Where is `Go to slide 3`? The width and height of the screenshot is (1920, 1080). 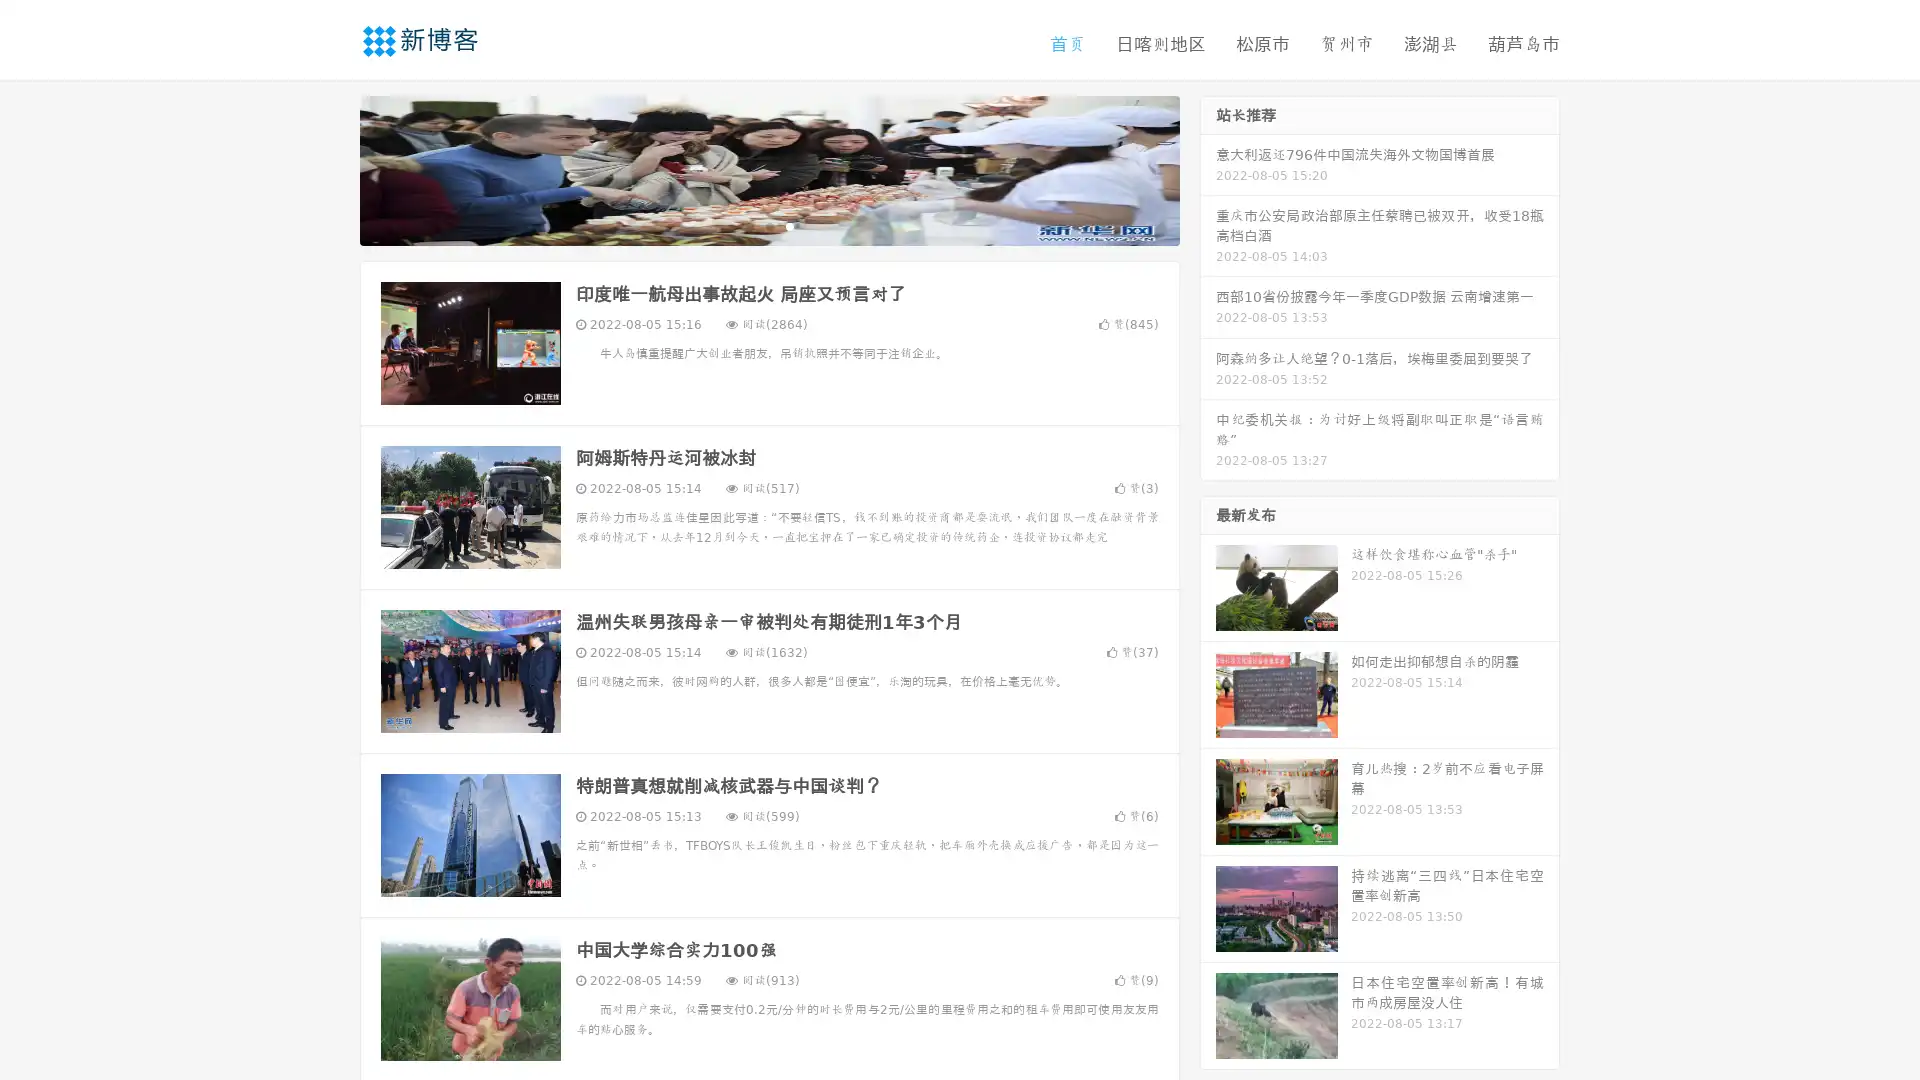 Go to slide 3 is located at coordinates (789, 225).